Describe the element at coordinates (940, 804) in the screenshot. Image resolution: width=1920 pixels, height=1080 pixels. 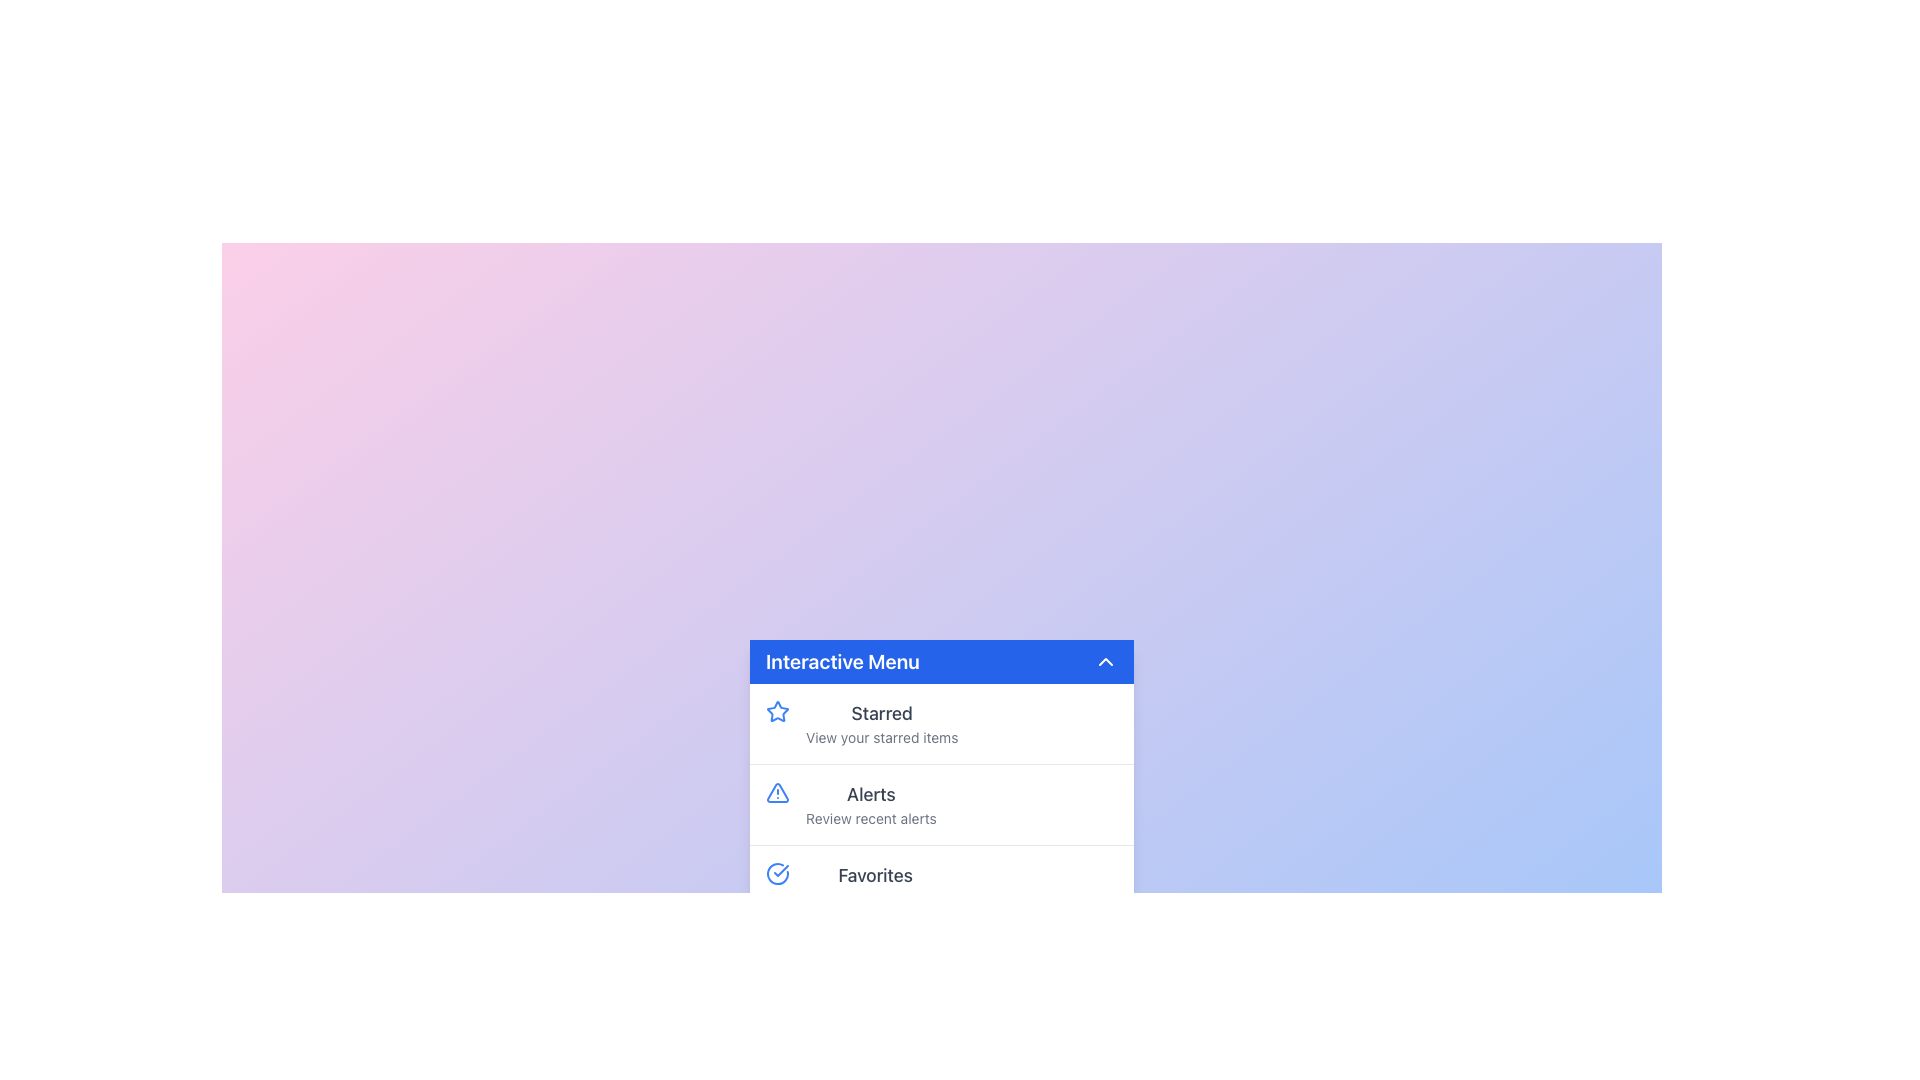
I see `the 'Alerts' menu item in the Interactive Menu` at that location.